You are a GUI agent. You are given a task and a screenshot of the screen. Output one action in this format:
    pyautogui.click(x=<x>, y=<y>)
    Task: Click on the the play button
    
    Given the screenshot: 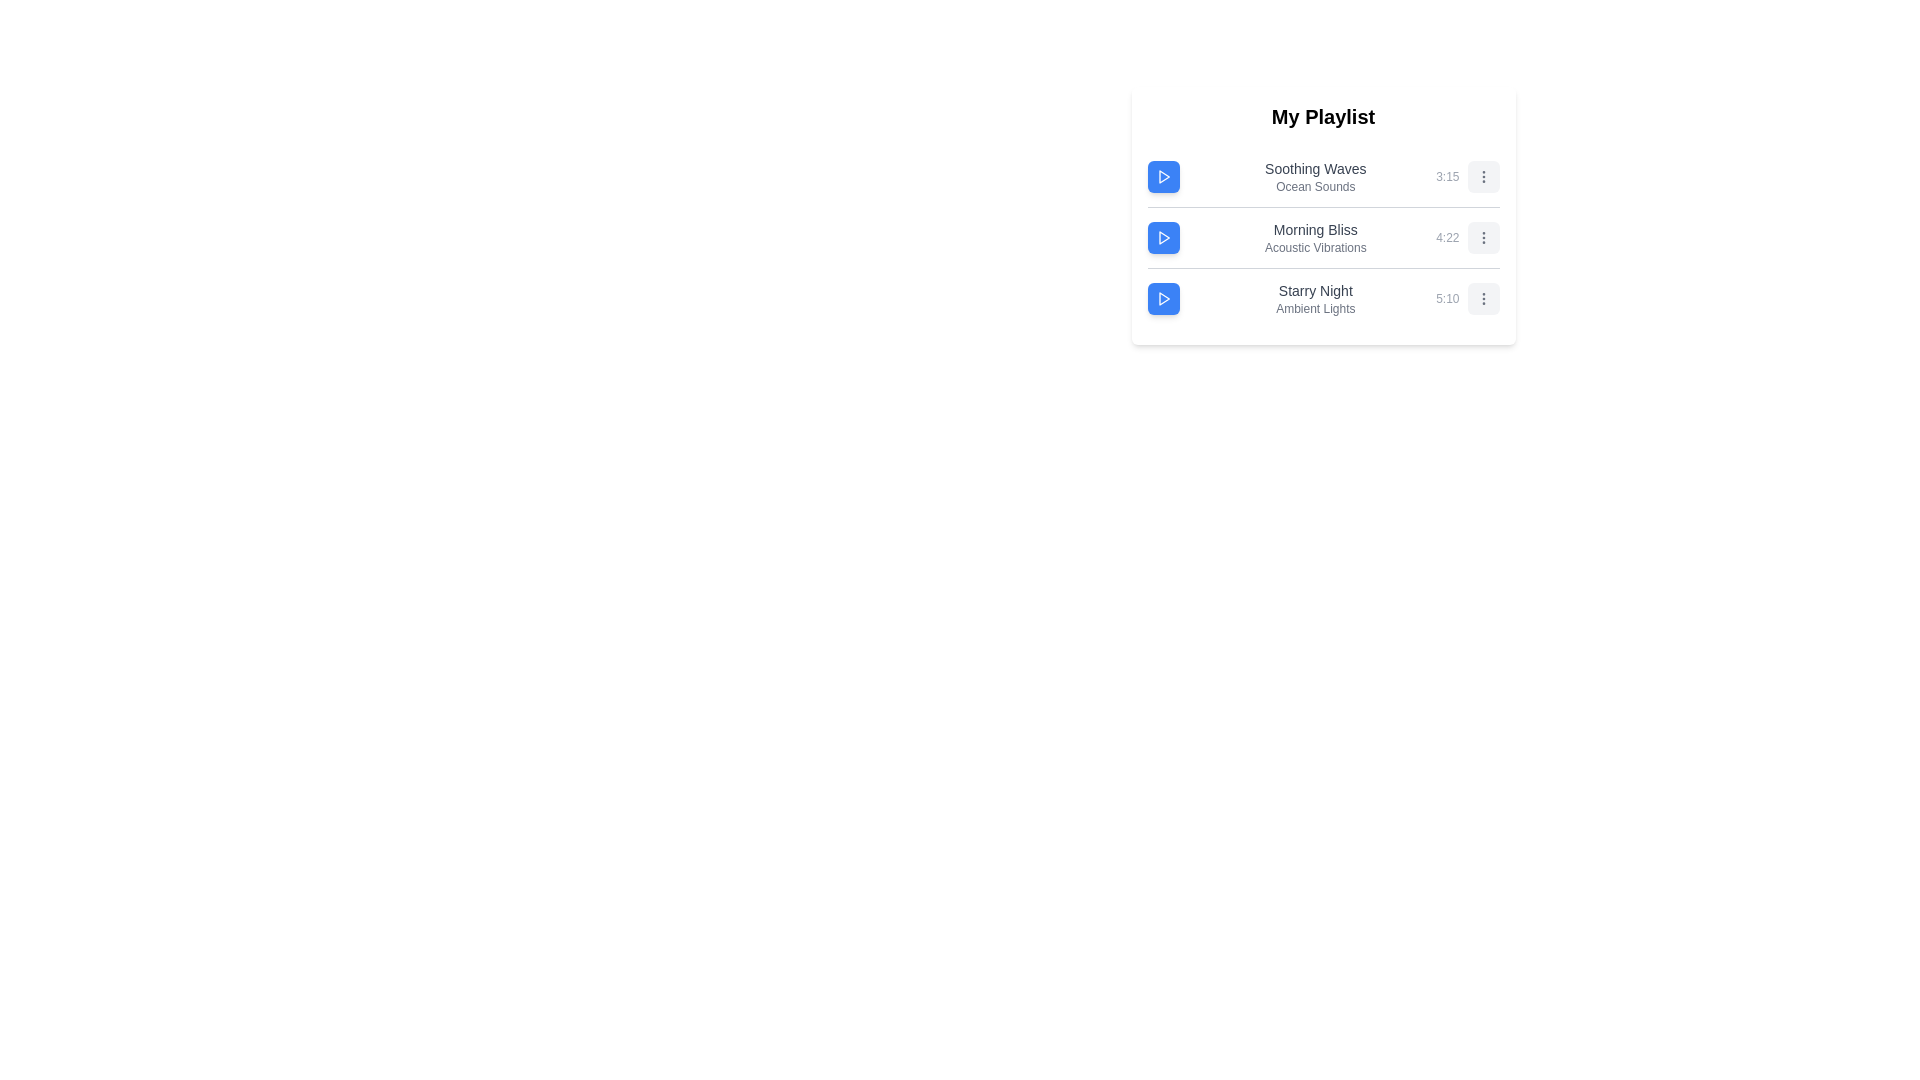 What is the action you would take?
    pyautogui.click(x=1163, y=299)
    